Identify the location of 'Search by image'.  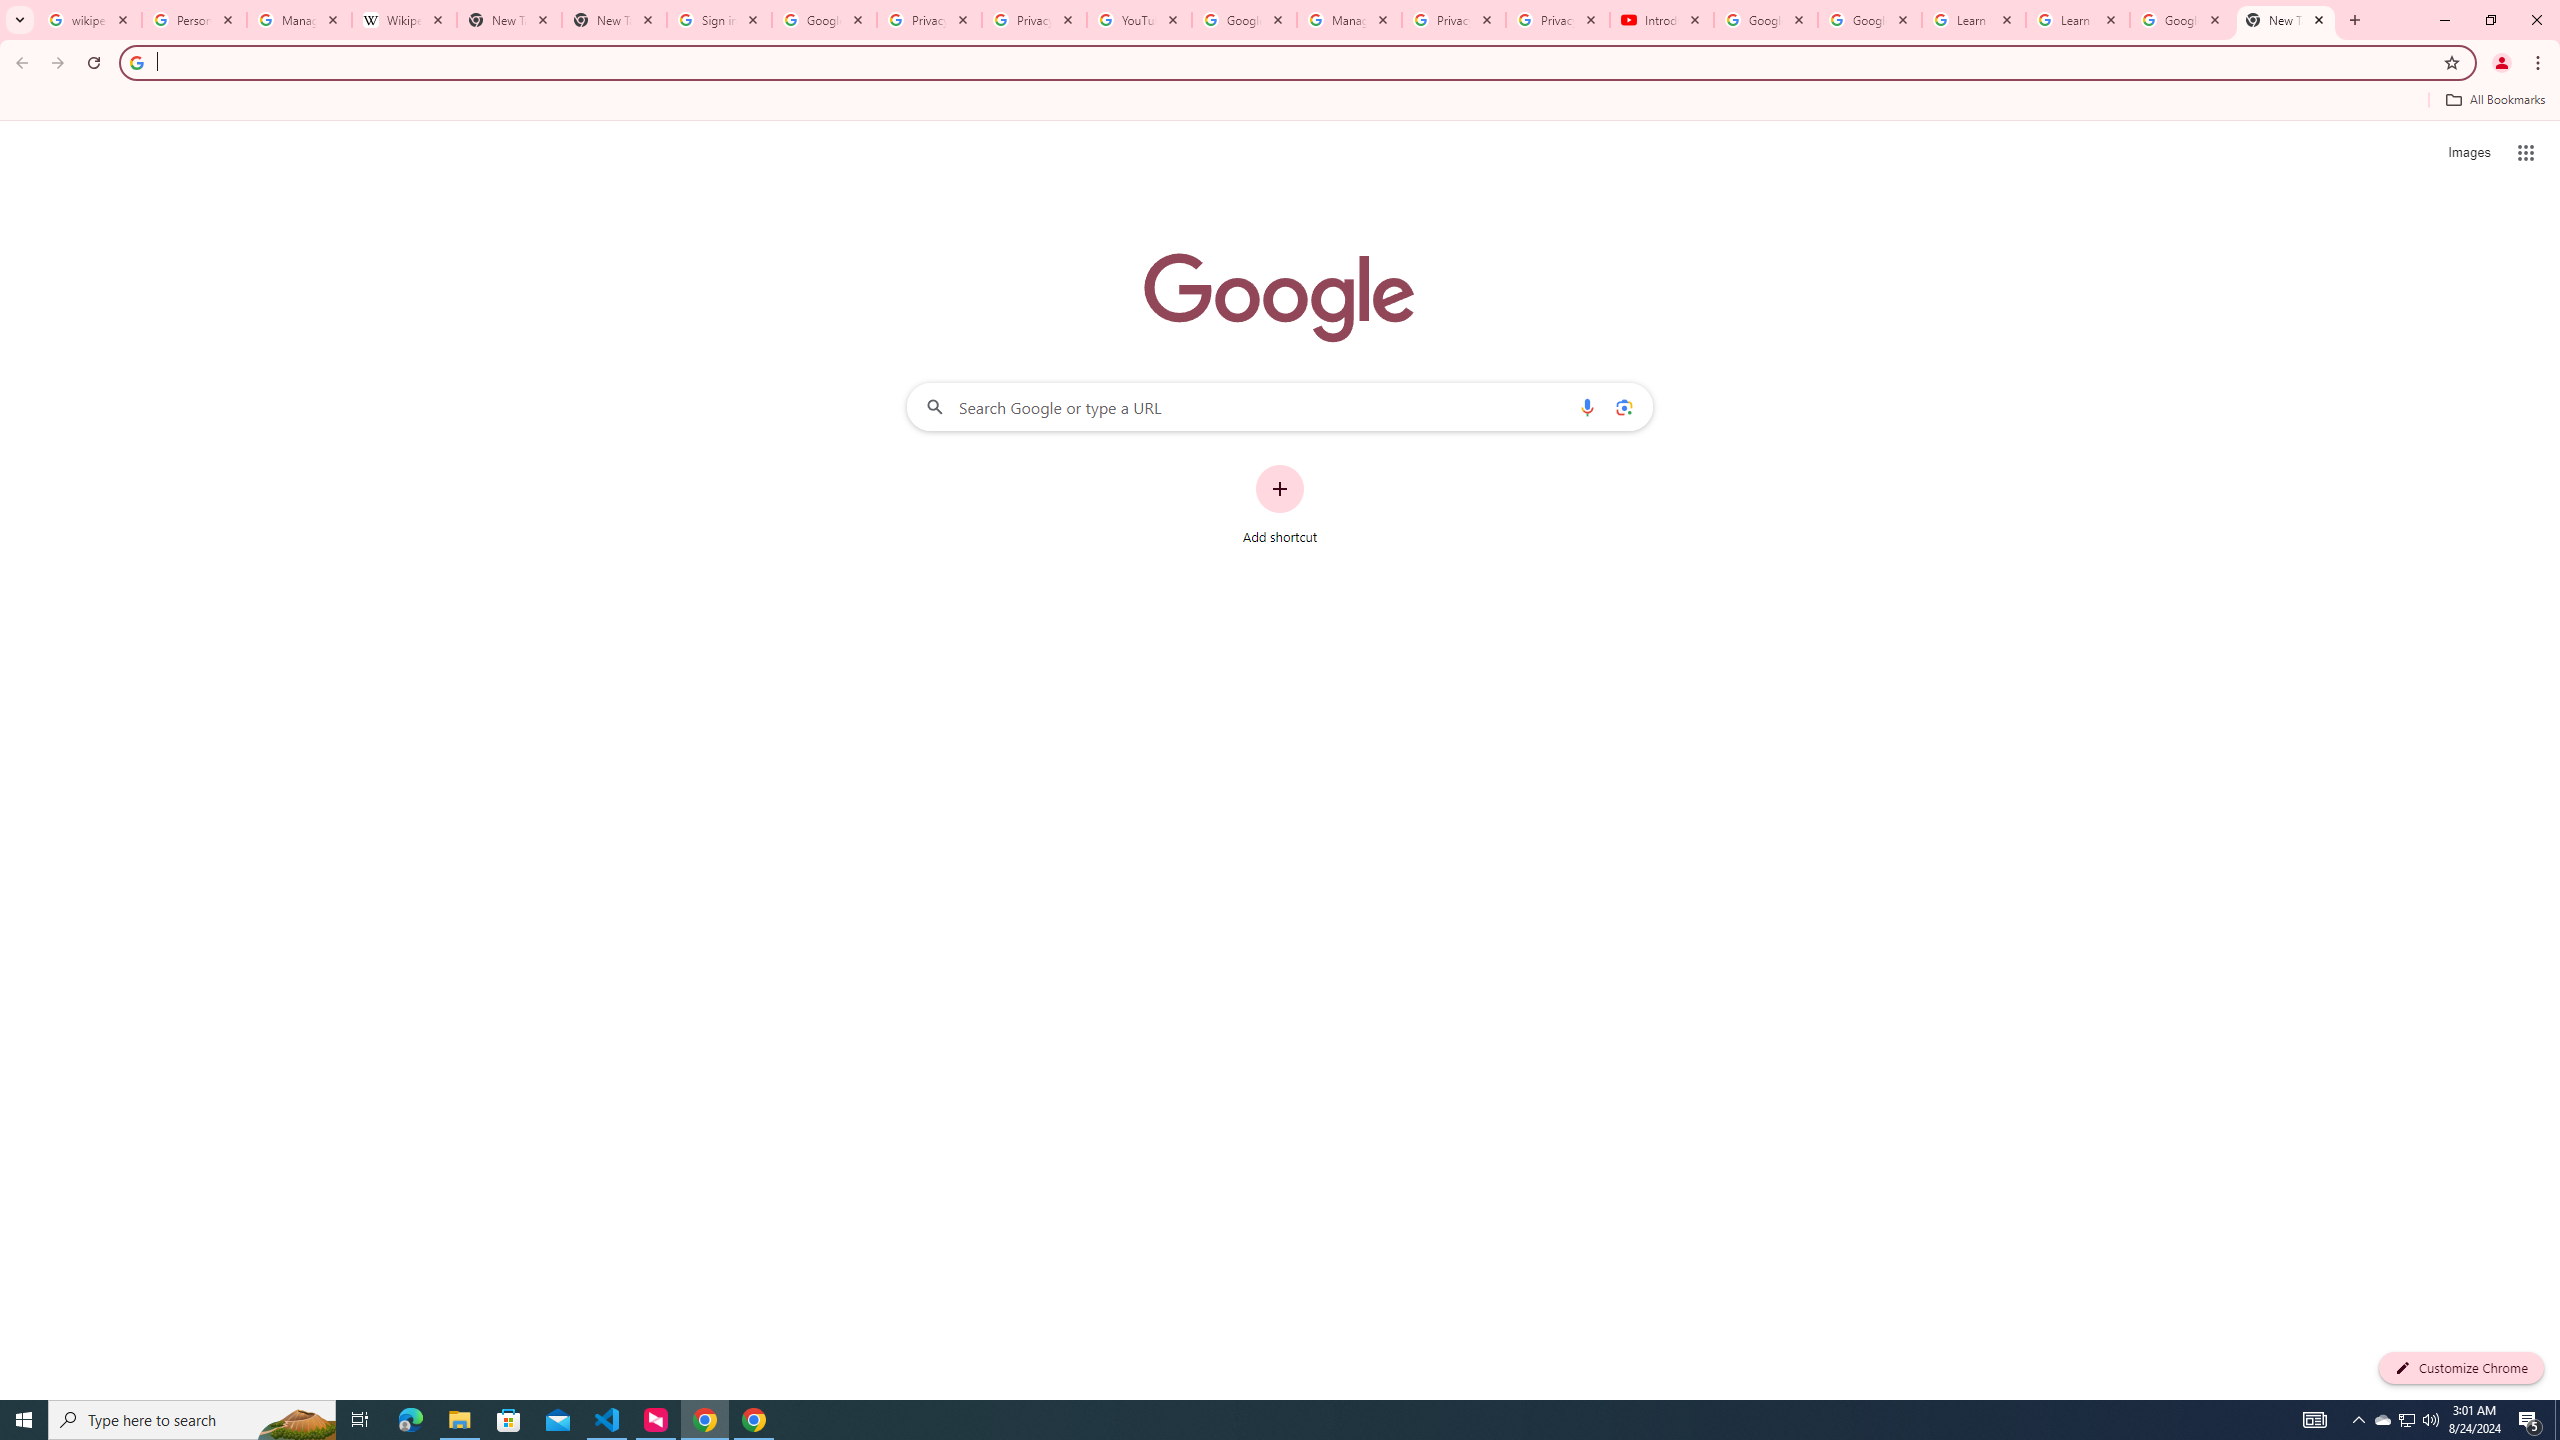
(1622, 405).